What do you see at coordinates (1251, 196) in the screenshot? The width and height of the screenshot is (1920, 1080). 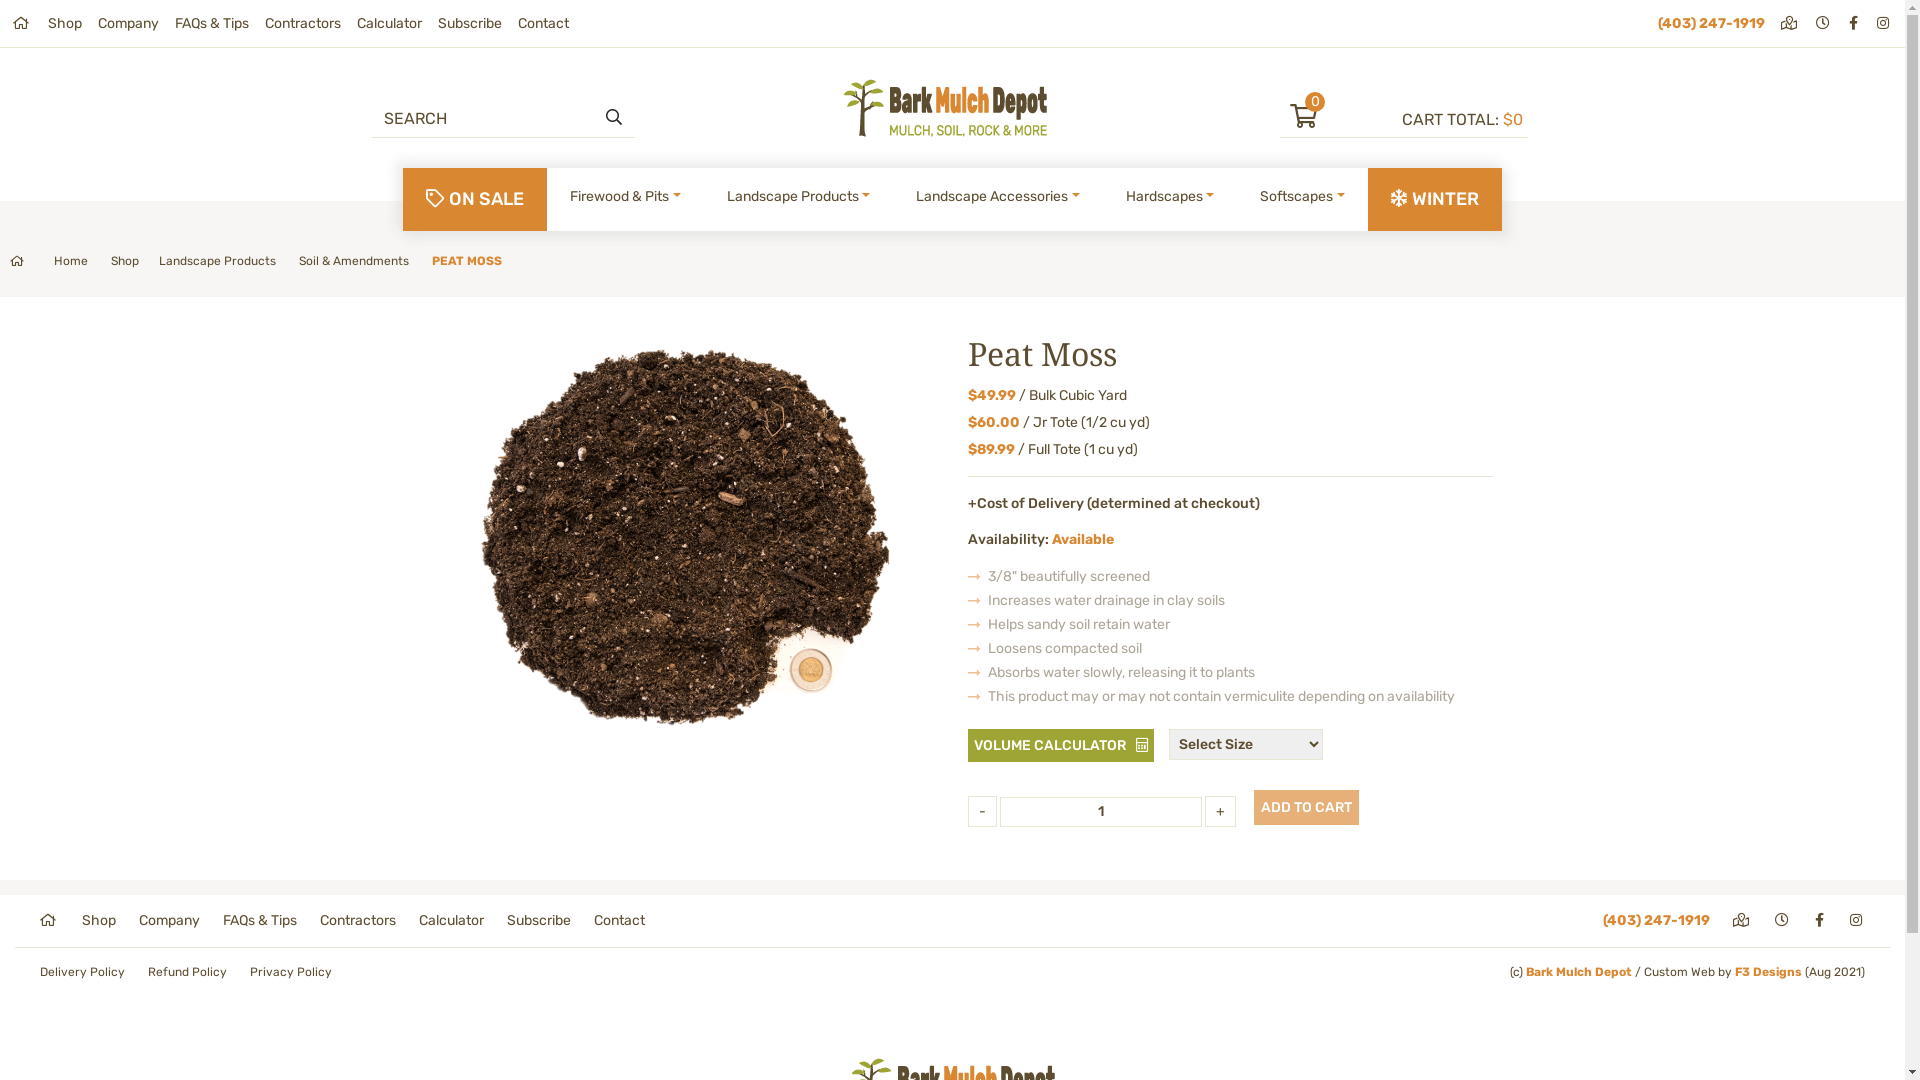 I see `'Softscapes'` at bounding box center [1251, 196].